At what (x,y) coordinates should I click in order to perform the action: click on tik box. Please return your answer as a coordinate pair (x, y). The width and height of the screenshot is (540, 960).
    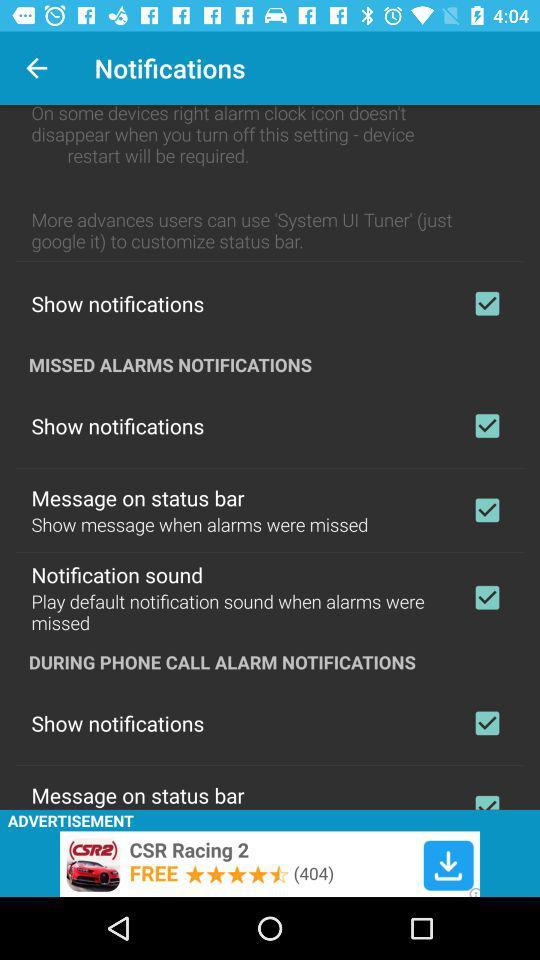
    Looking at the image, I should click on (486, 303).